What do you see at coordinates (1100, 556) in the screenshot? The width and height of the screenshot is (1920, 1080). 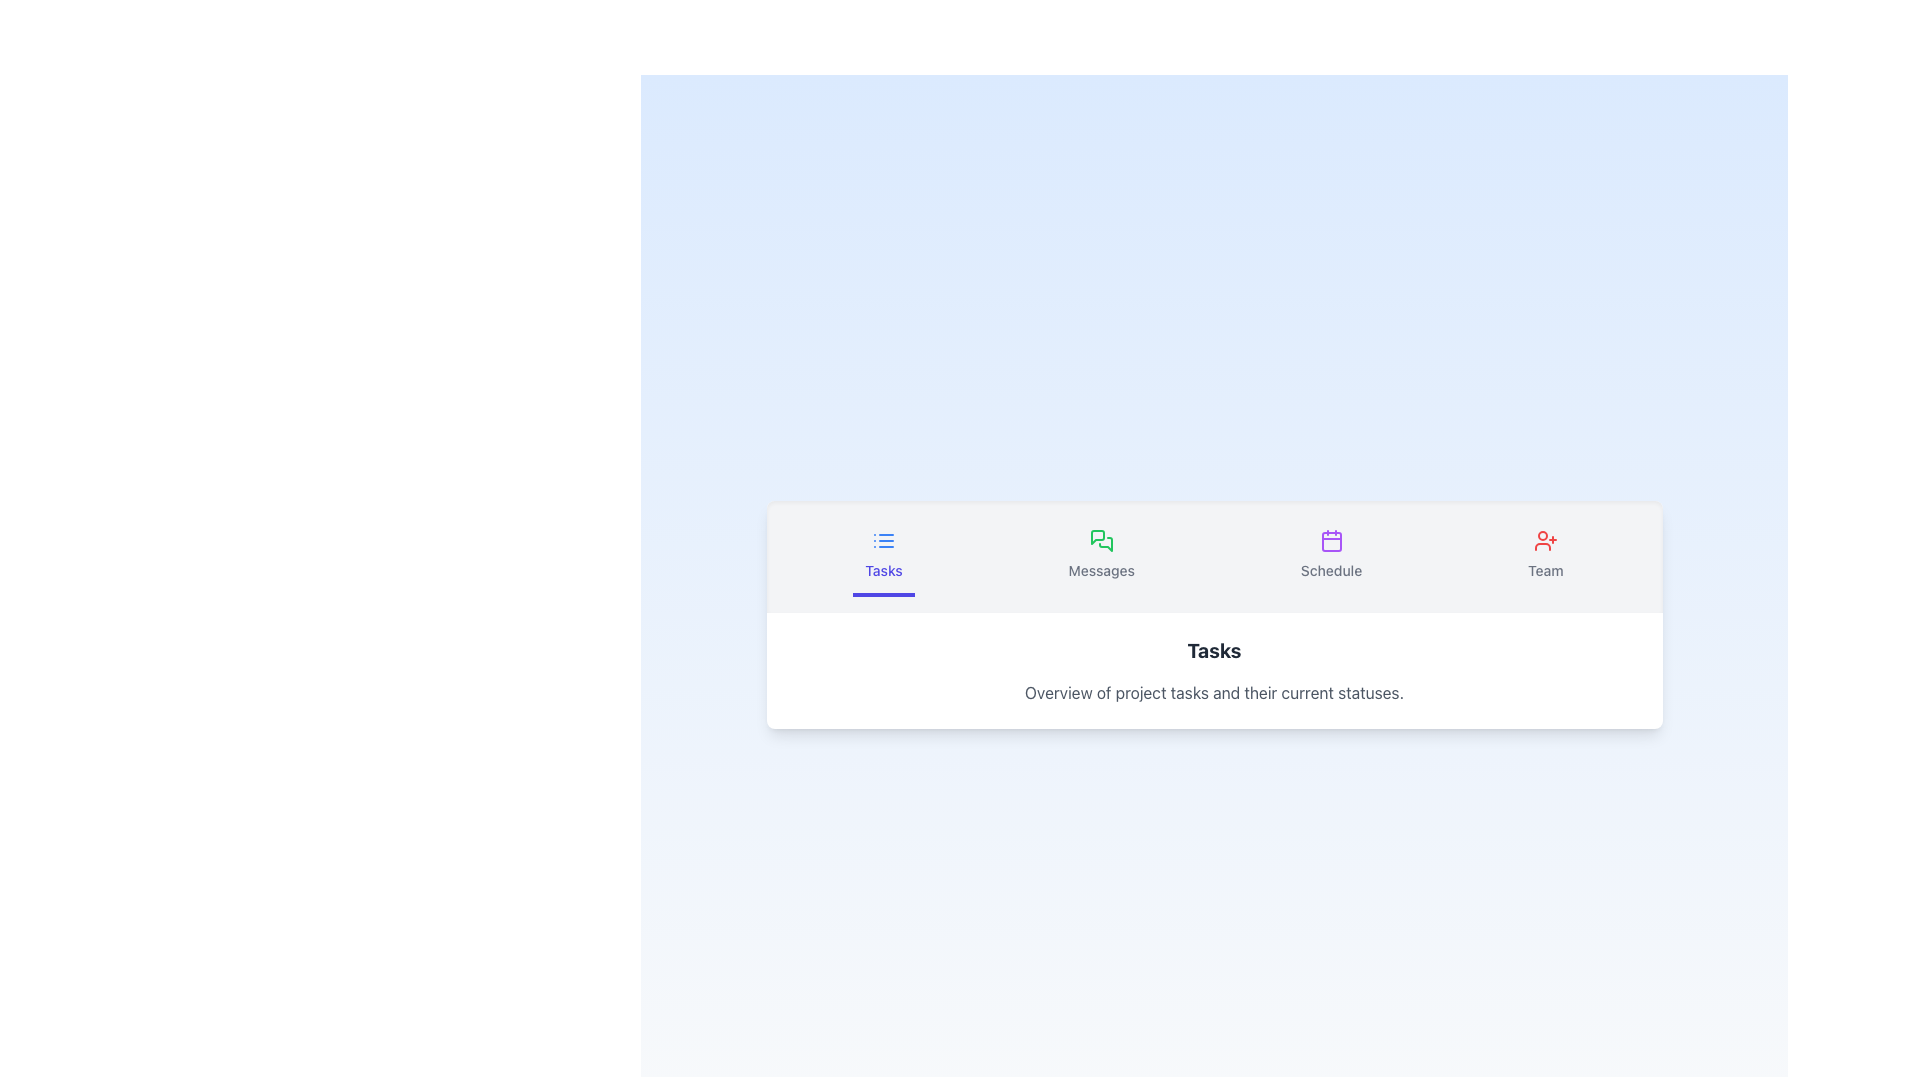 I see `the 'Messages' button which features a green speech bubble icon above the gray text label` at bounding box center [1100, 556].